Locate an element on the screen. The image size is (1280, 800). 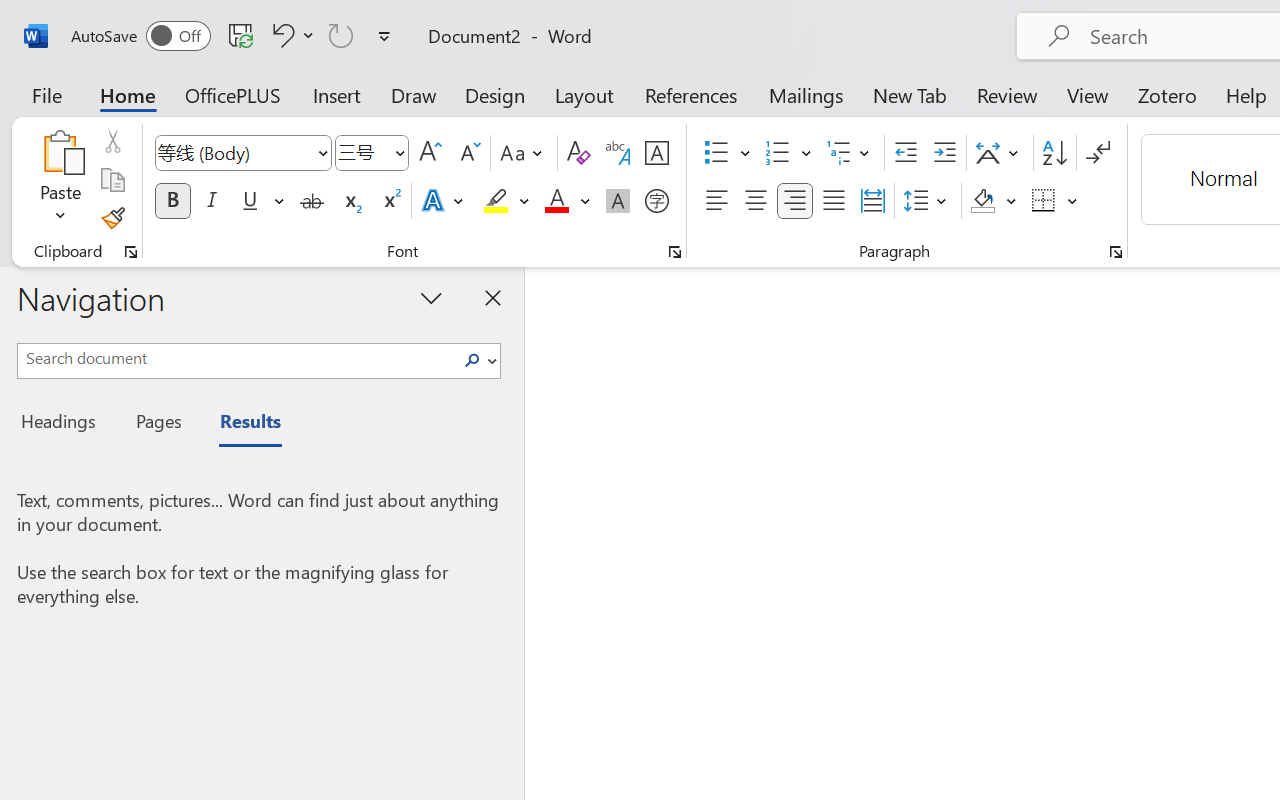
'Results' is located at coordinates (240, 424).